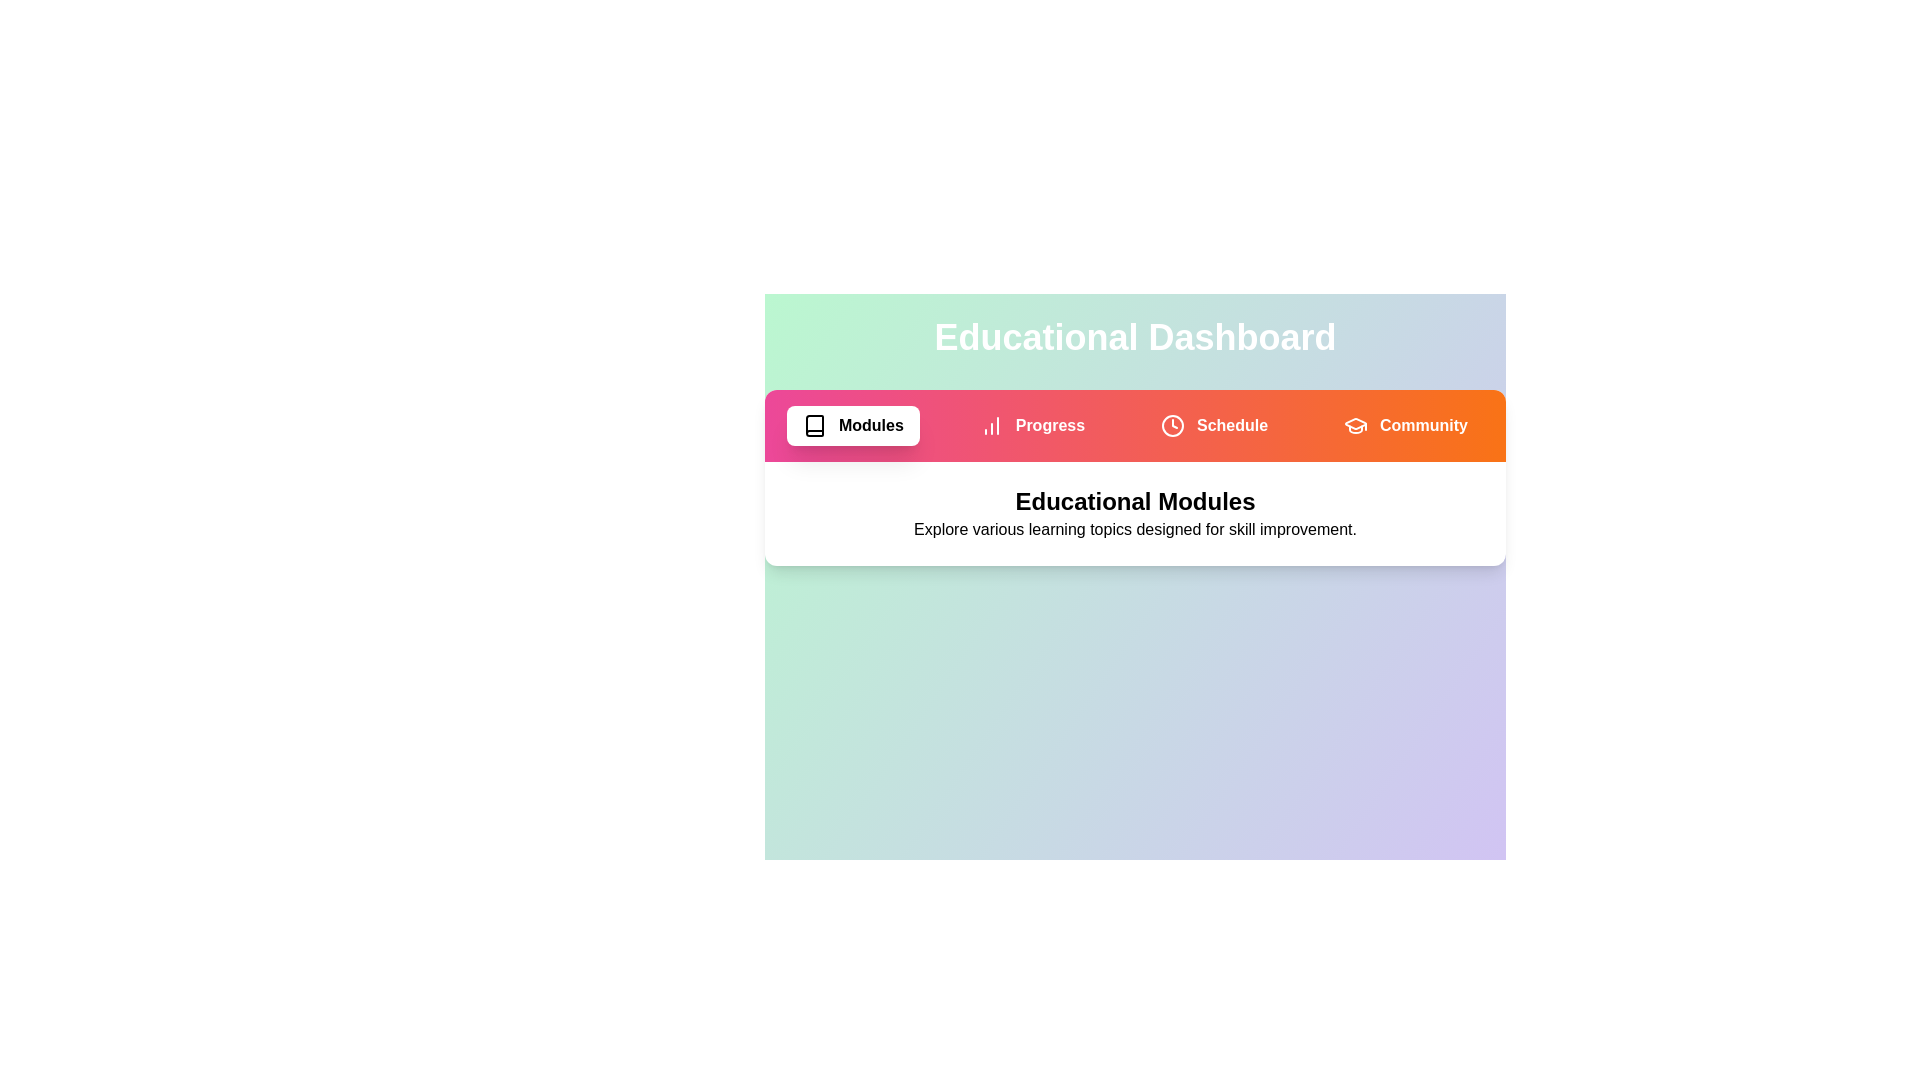 This screenshot has height=1080, width=1920. Describe the element at coordinates (1172, 424) in the screenshot. I see `the clock icon within the 'Schedule' option in the navigation menu` at that location.